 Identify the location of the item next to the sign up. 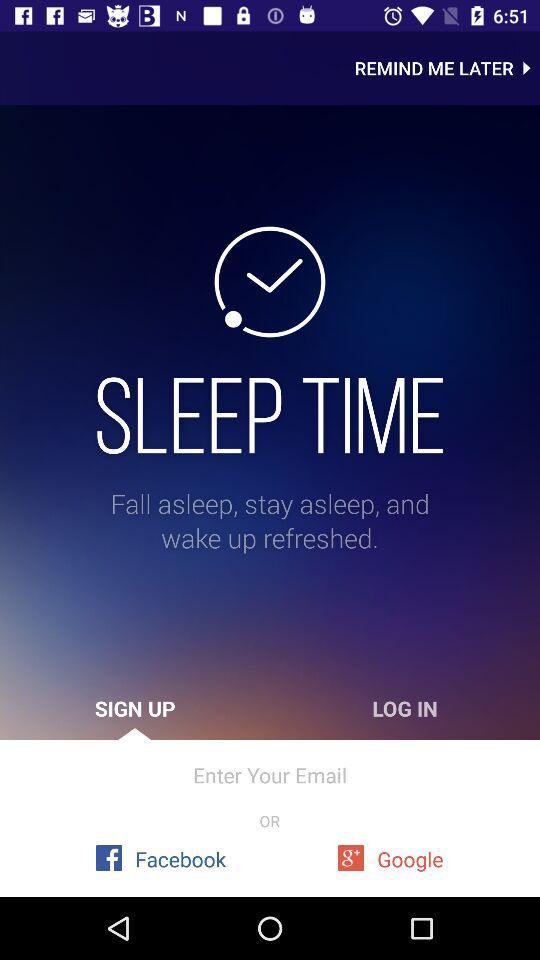
(405, 708).